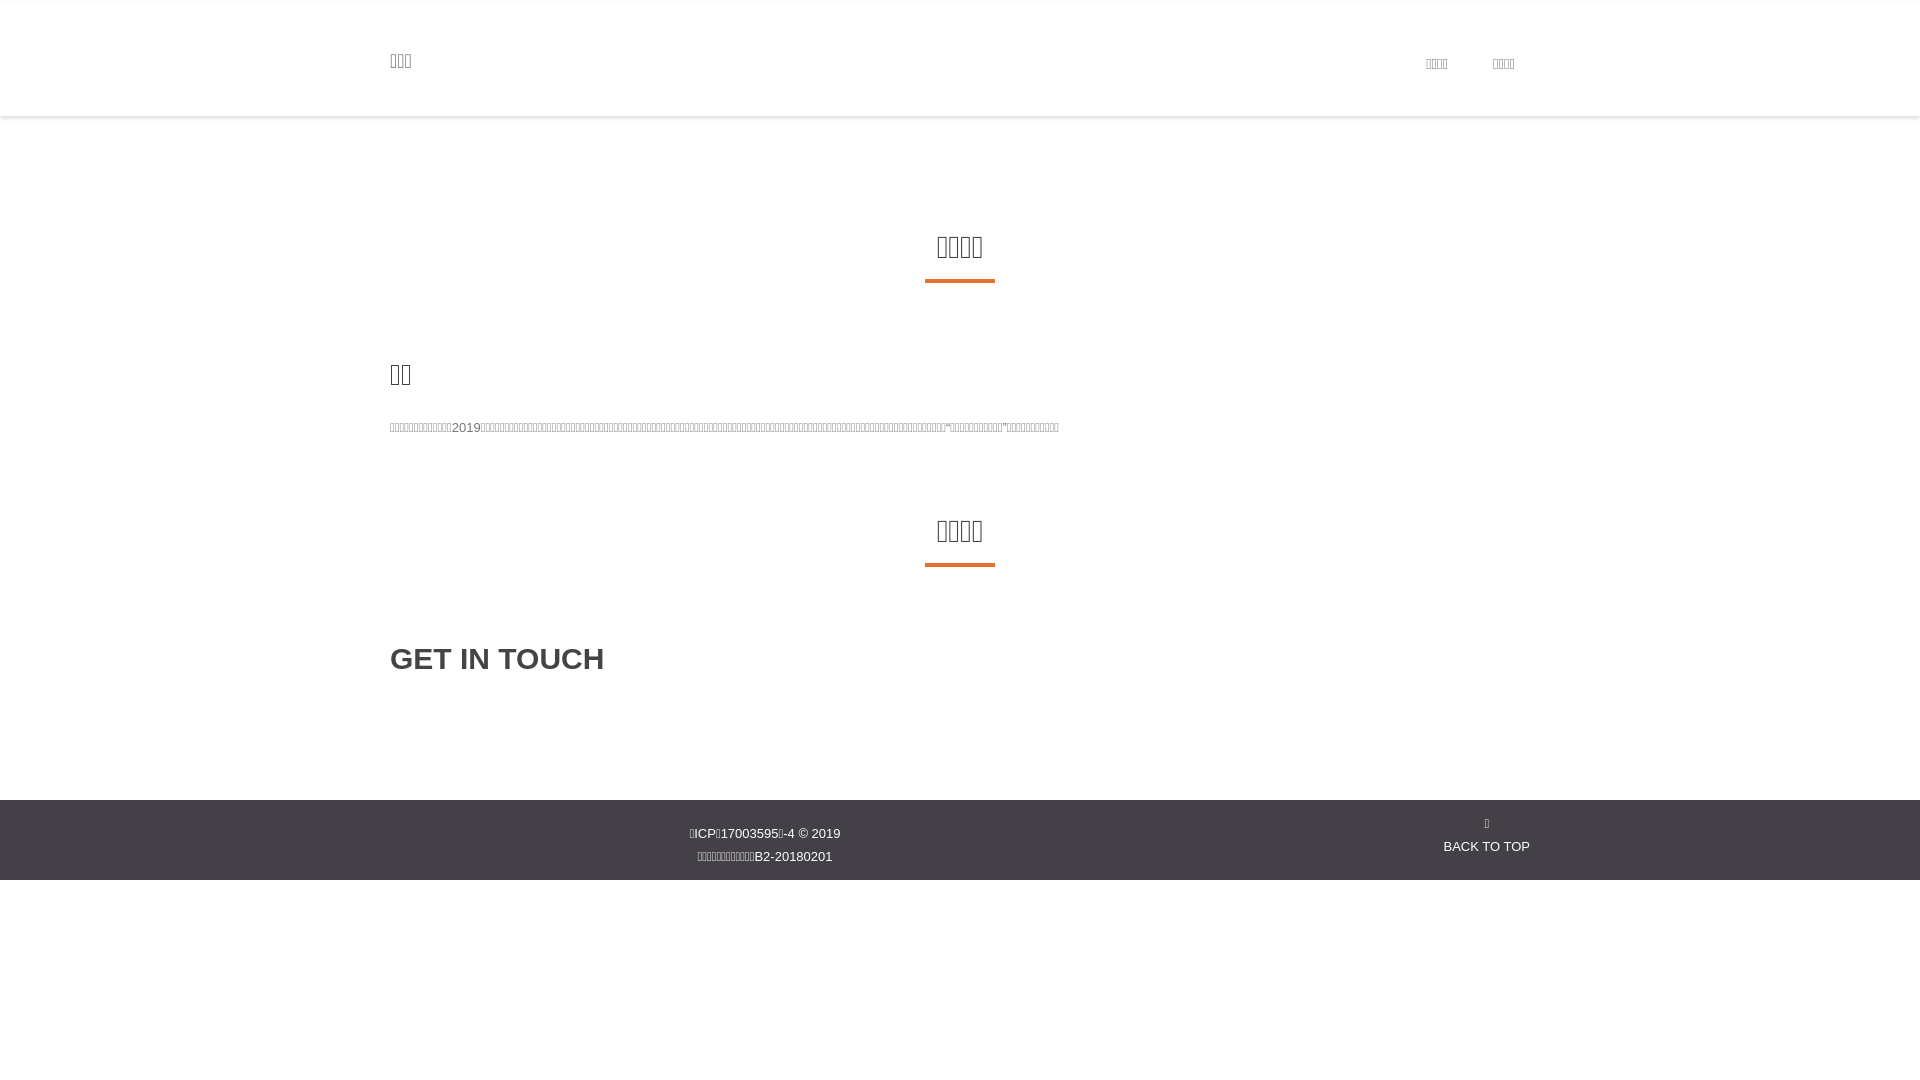  I want to click on 'BACK TO TOP', so click(1487, 834).